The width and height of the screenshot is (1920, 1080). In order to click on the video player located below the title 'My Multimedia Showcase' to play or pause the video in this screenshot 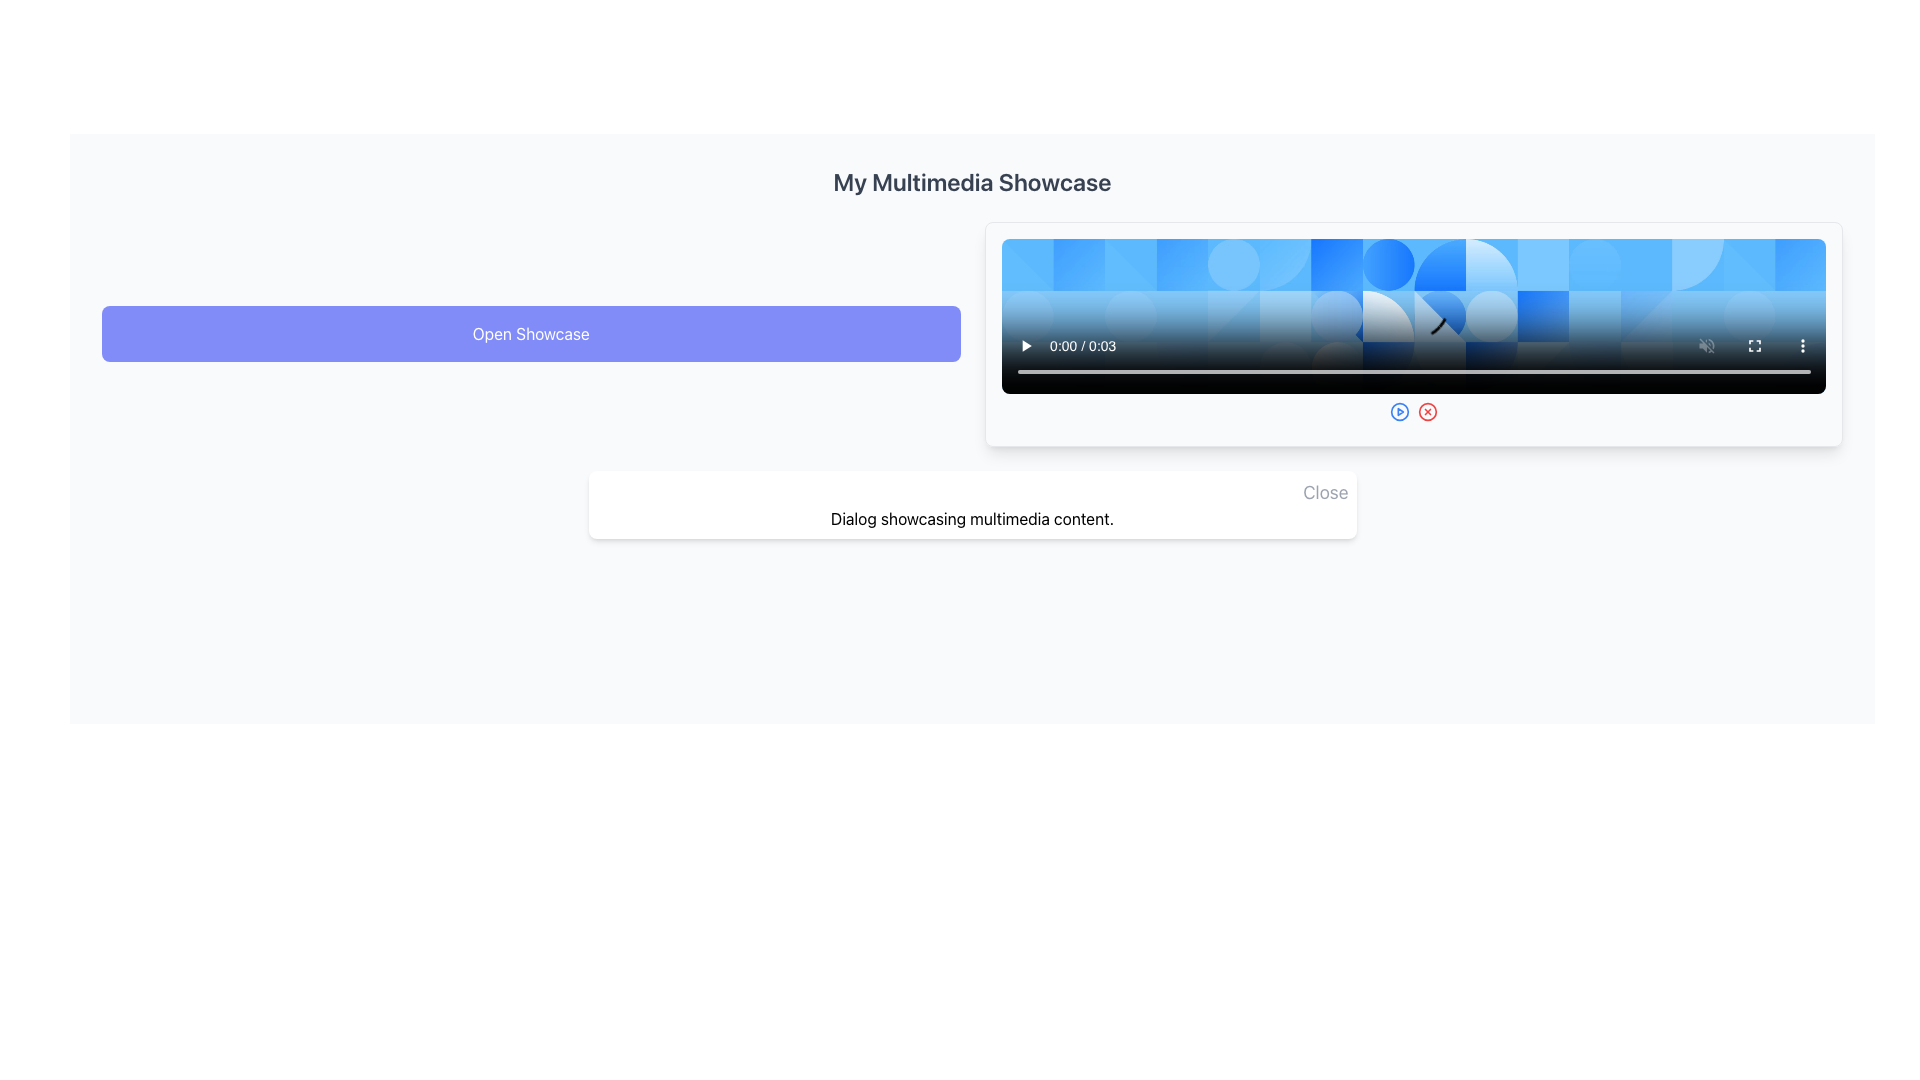, I will do `click(1412, 315)`.